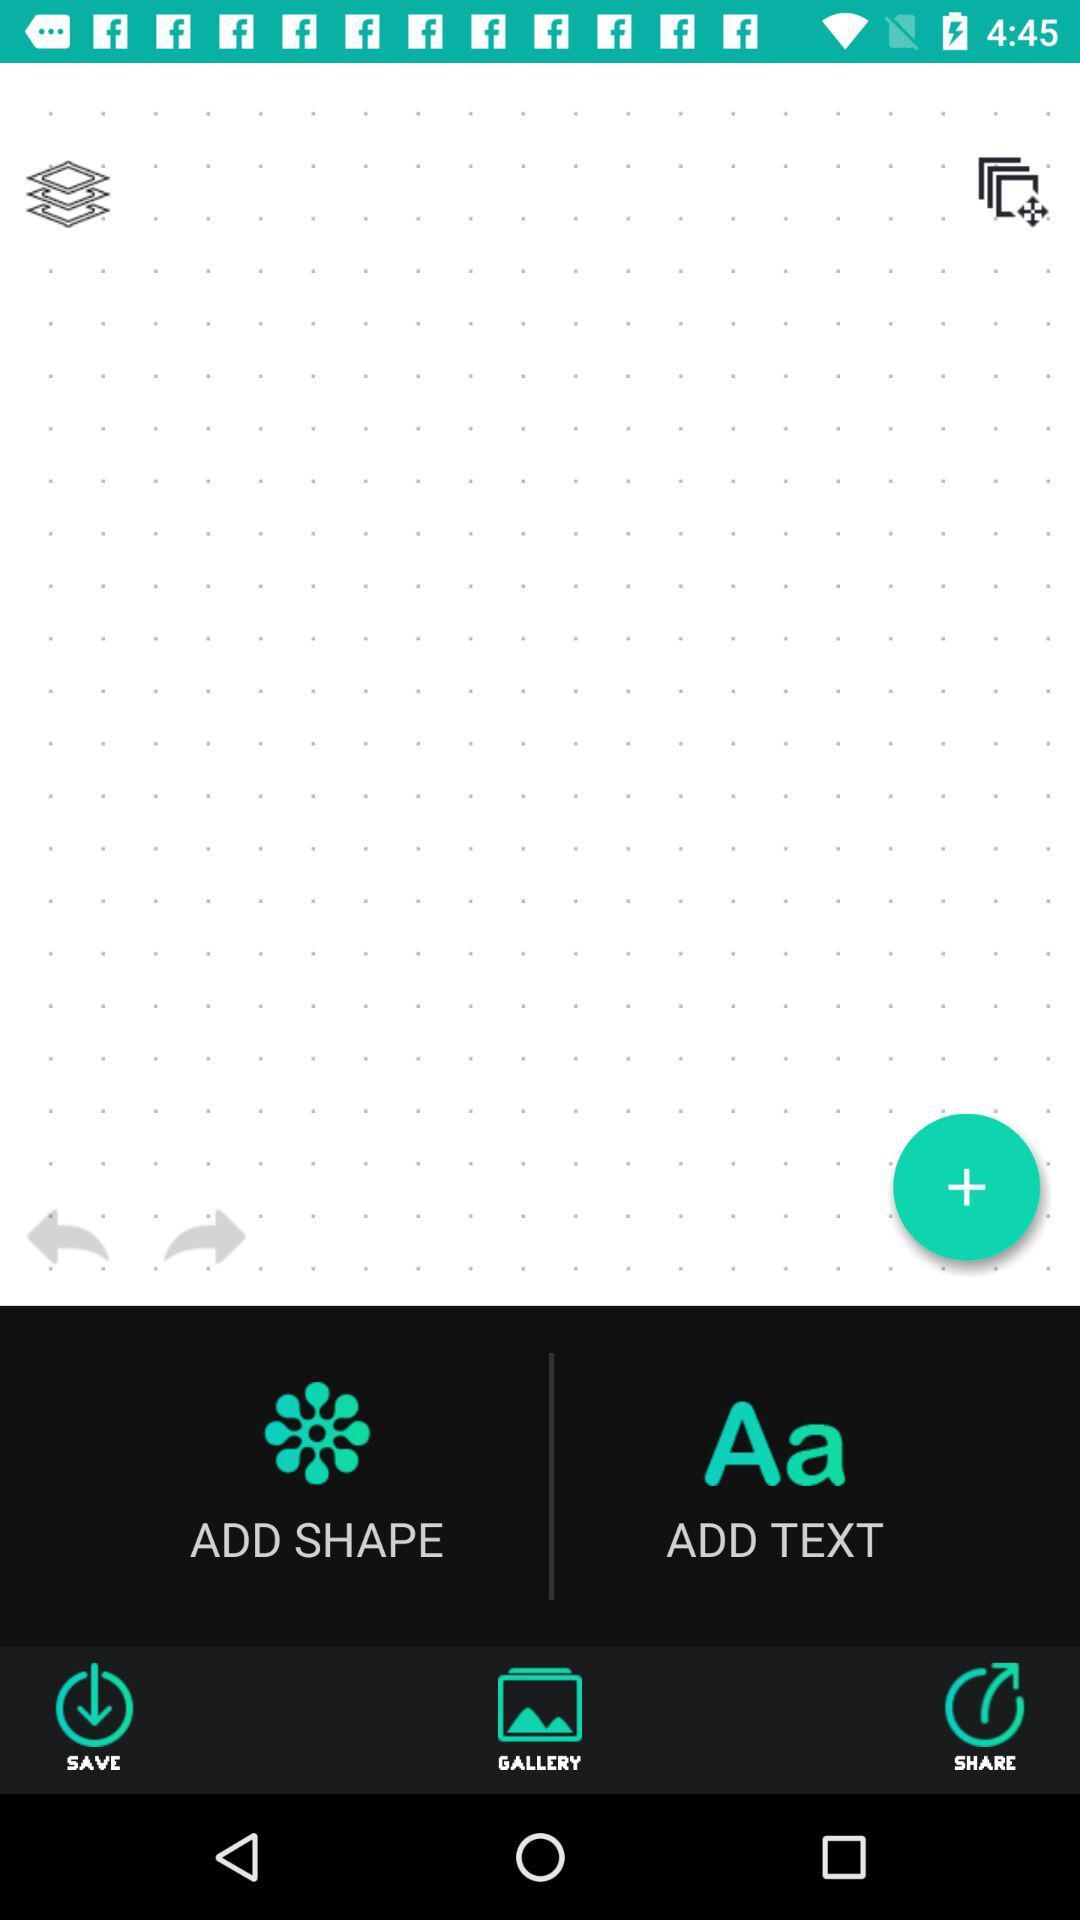  Describe the element at coordinates (984, 1719) in the screenshot. I see `the icon to the right of the gallery item` at that location.